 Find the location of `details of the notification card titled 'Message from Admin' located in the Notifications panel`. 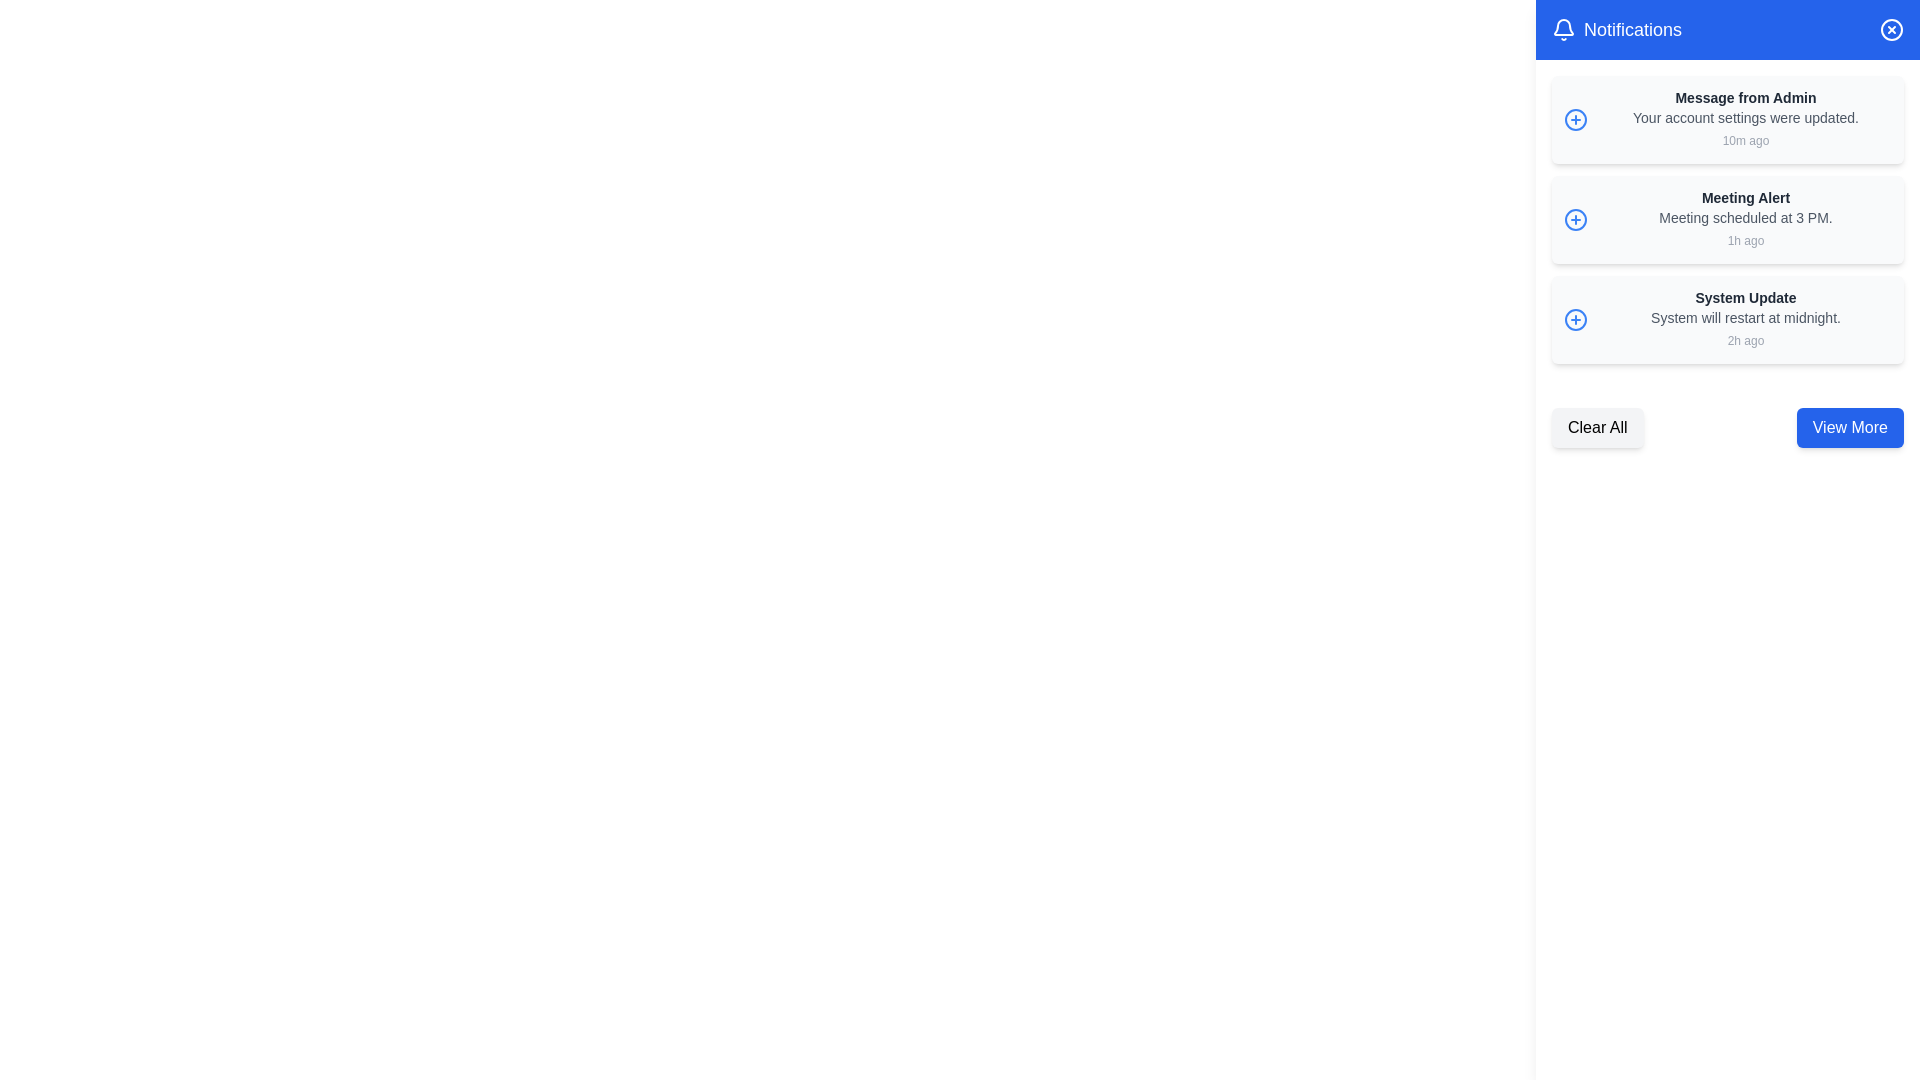

details of the notification card titled 'Message from Admin' located in the Notifications panel is located at coordinates (1727, 119).